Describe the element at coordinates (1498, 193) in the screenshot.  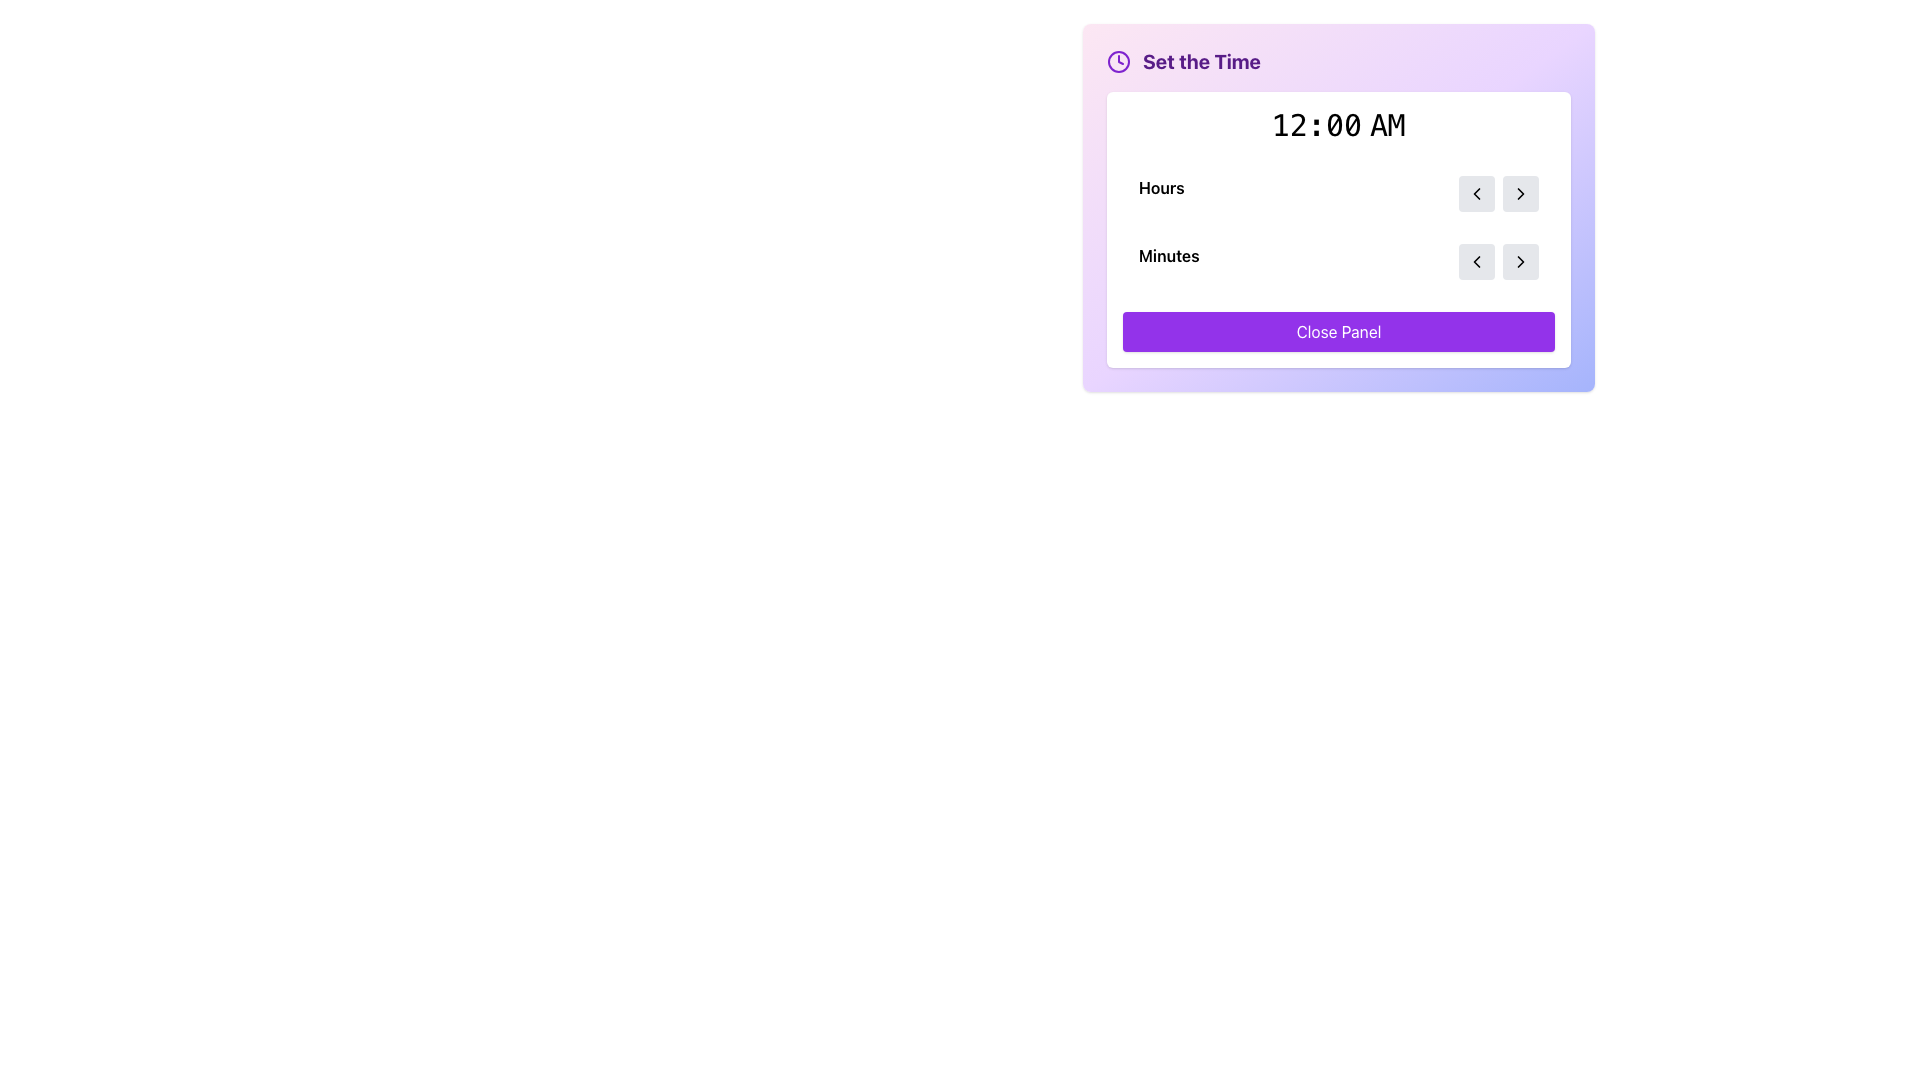
I see `the right-arrow button in the 'Hours' section to increment the hour value` at that location.